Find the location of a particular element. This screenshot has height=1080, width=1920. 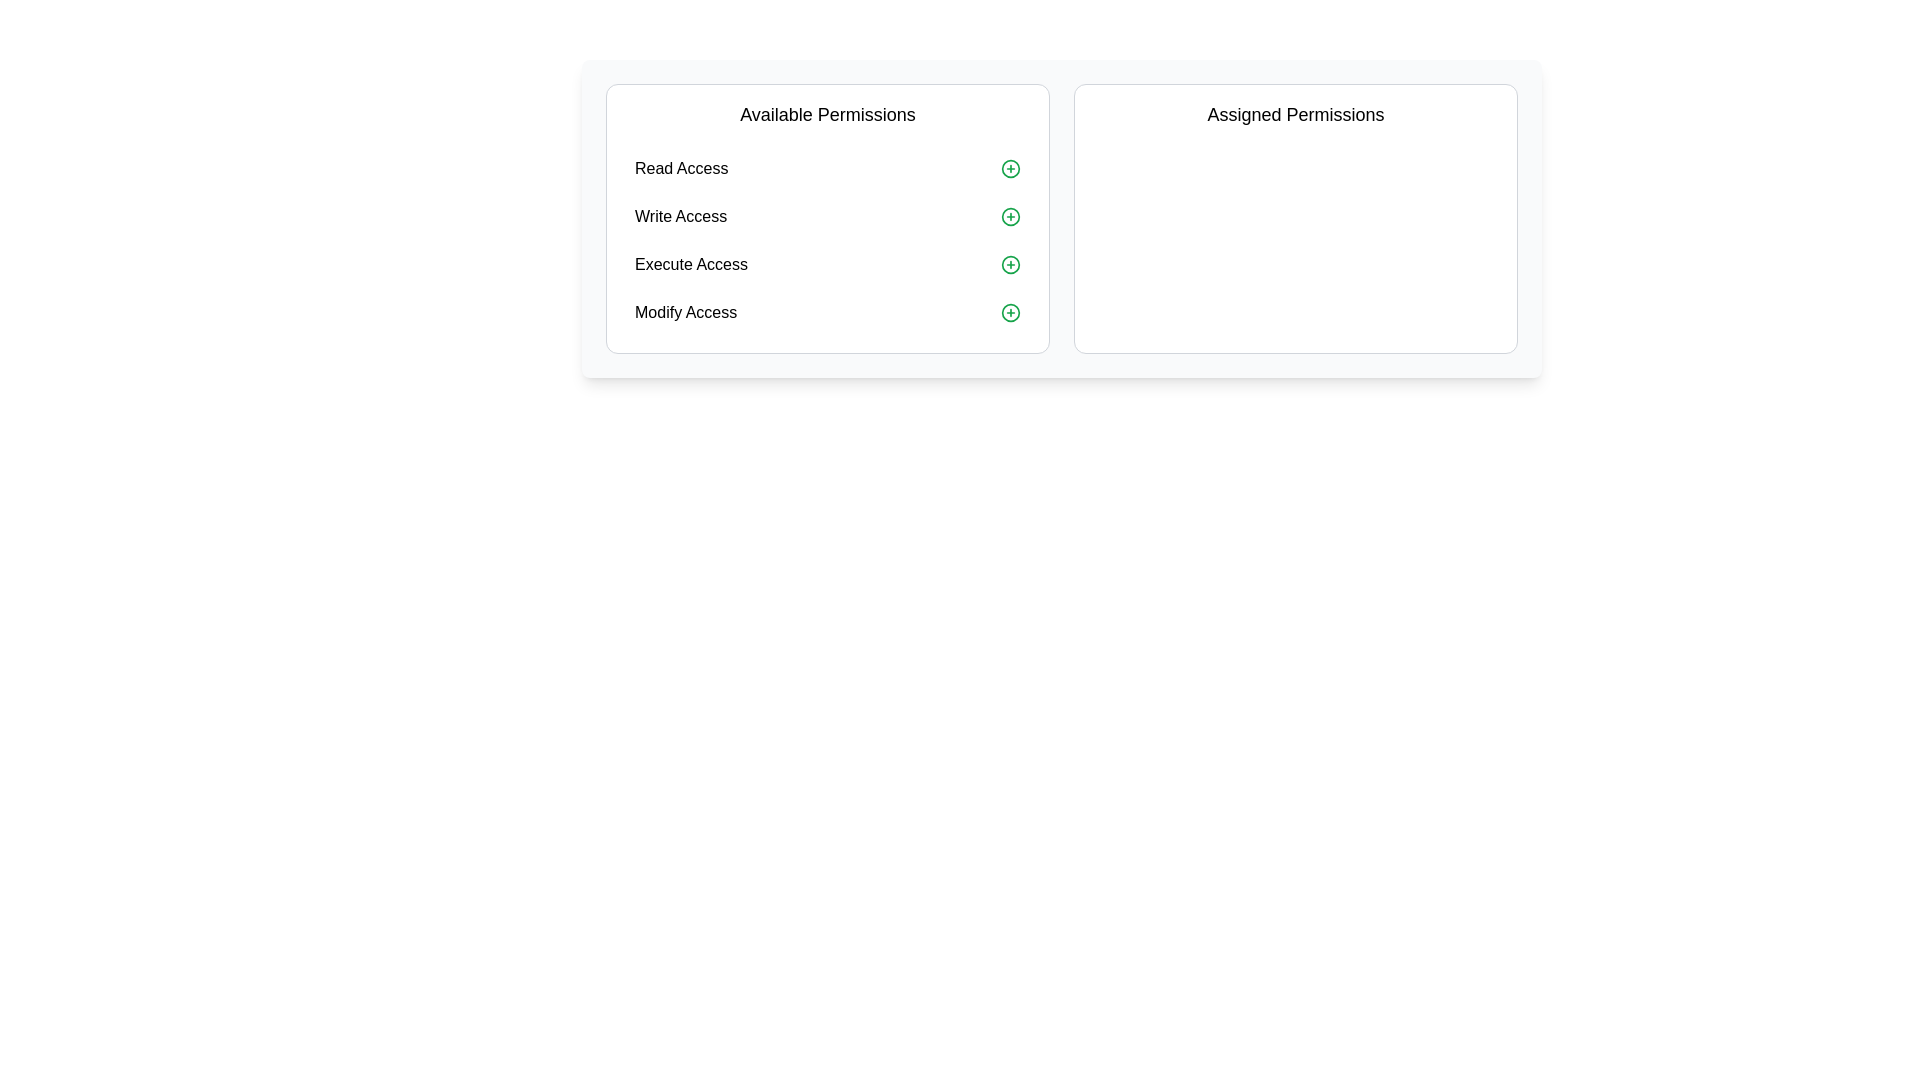

'+' icon next to the permission labeled 'Write Access' in the 'Available Permissions' list is located at coordinates (1011, 216).